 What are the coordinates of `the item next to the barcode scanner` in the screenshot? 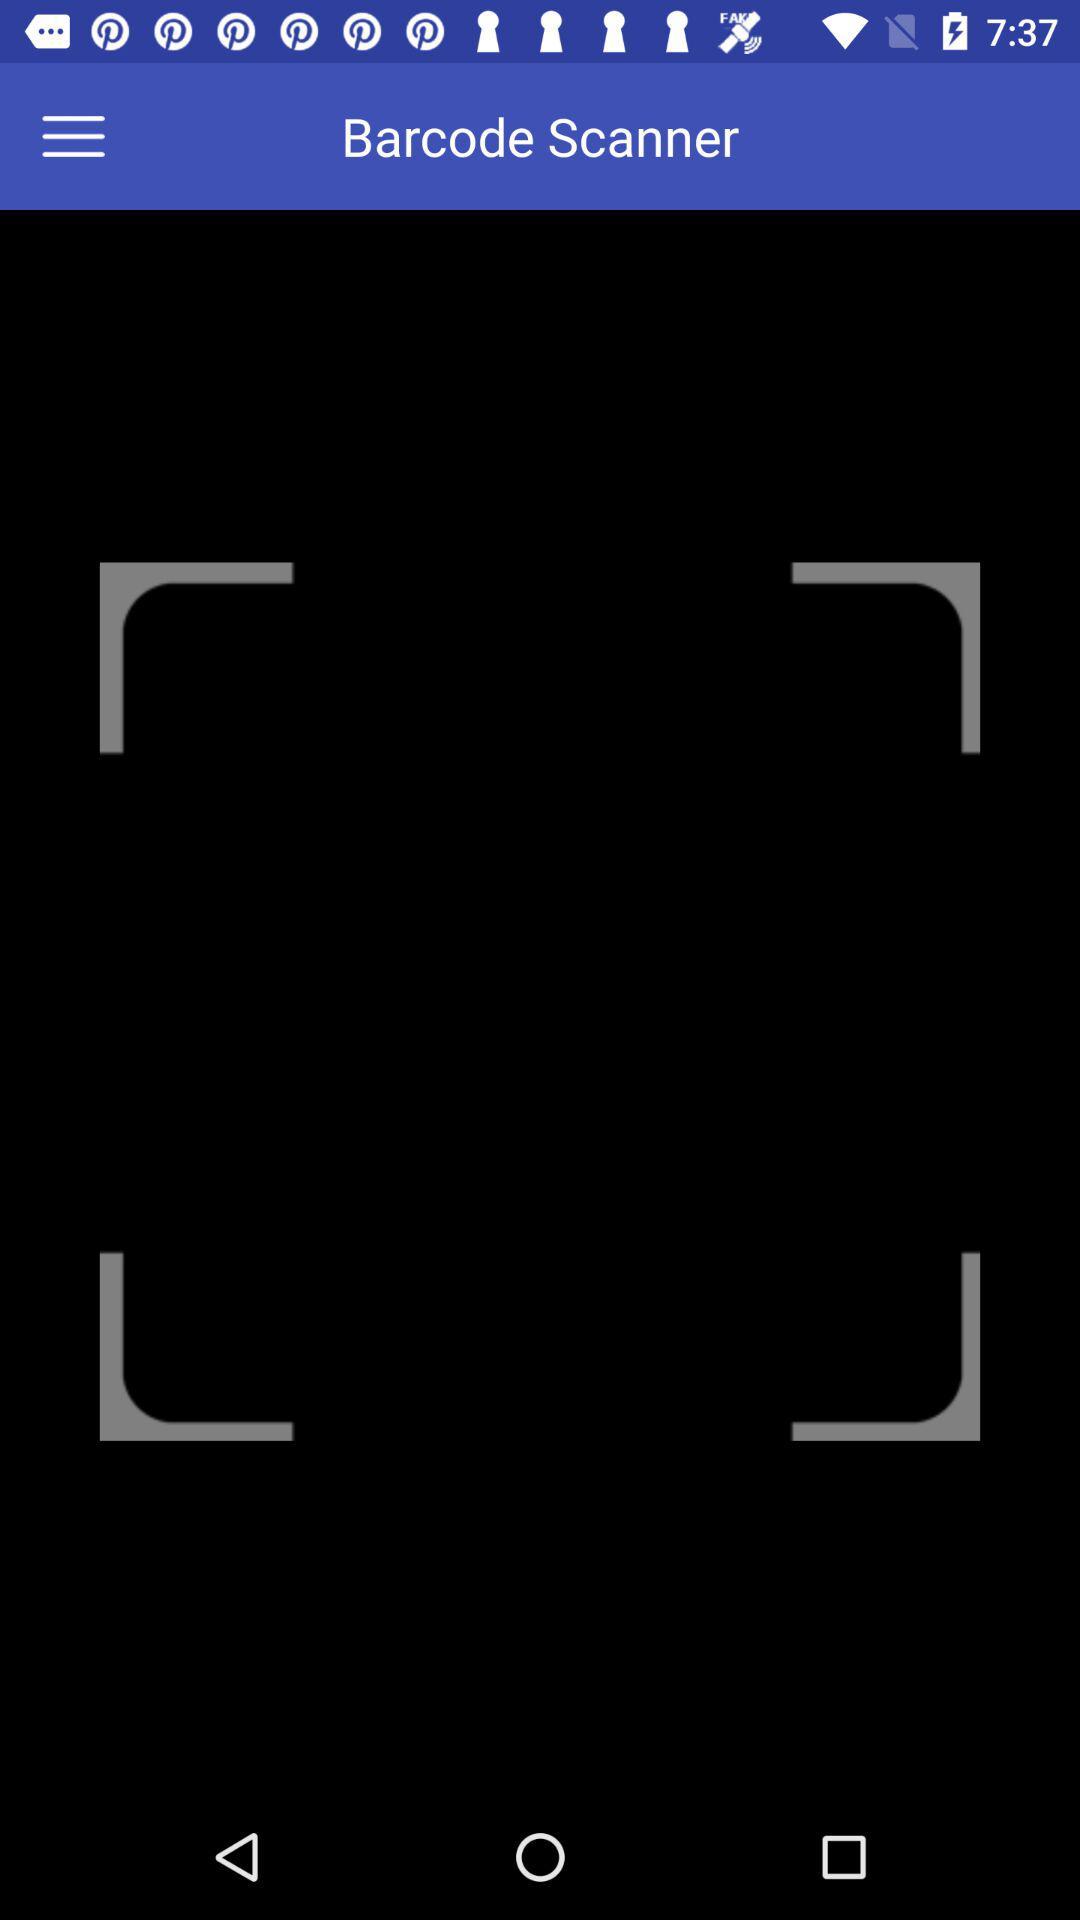 It's located at (85, 135).